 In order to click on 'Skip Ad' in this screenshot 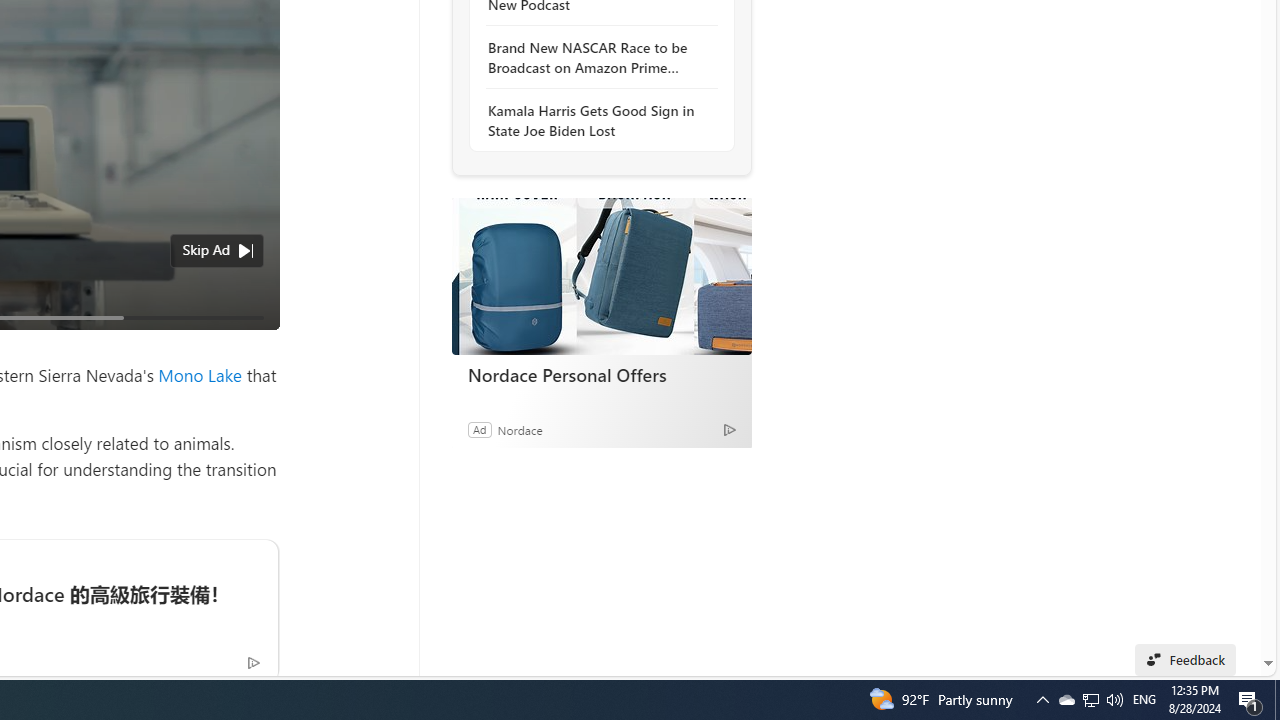, I will do `click(206, 248)`.